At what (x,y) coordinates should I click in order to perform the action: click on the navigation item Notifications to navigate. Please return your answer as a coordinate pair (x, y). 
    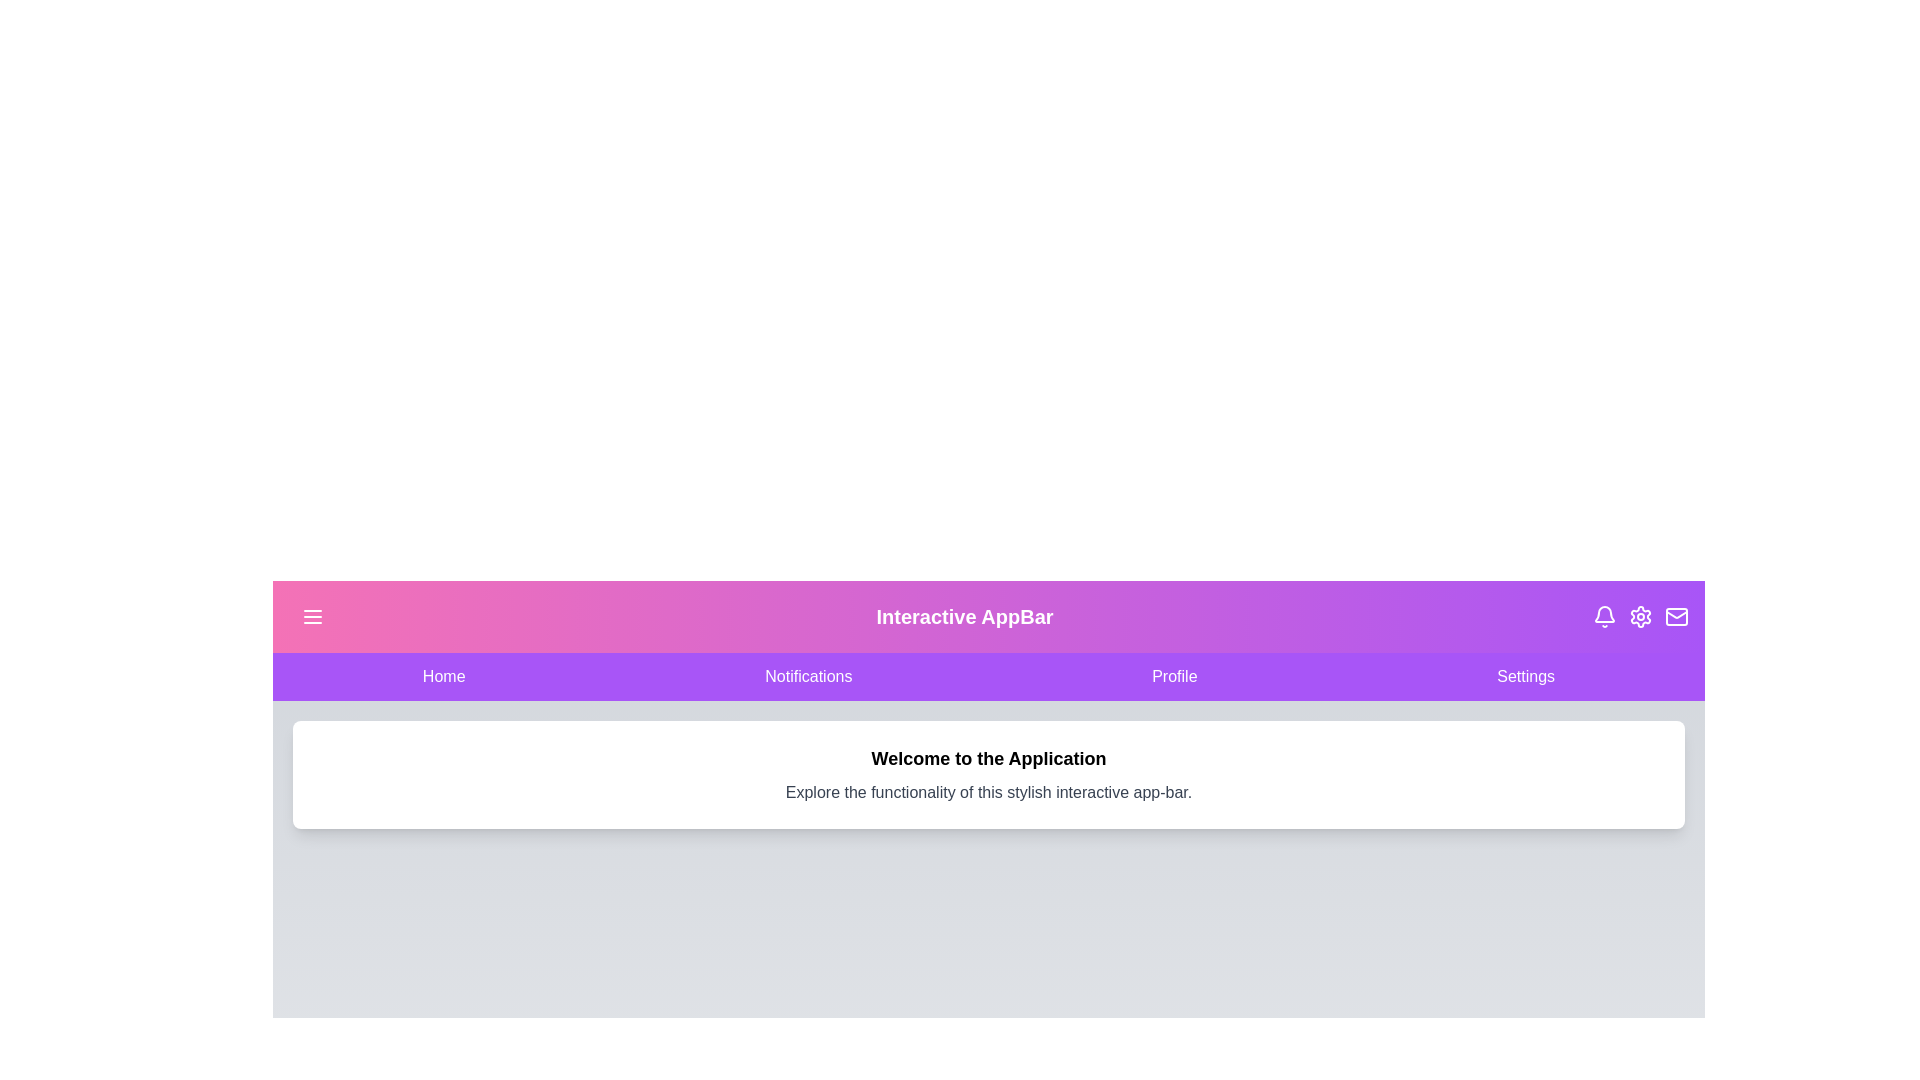
    Looking at the image, I should click on (808, 676).